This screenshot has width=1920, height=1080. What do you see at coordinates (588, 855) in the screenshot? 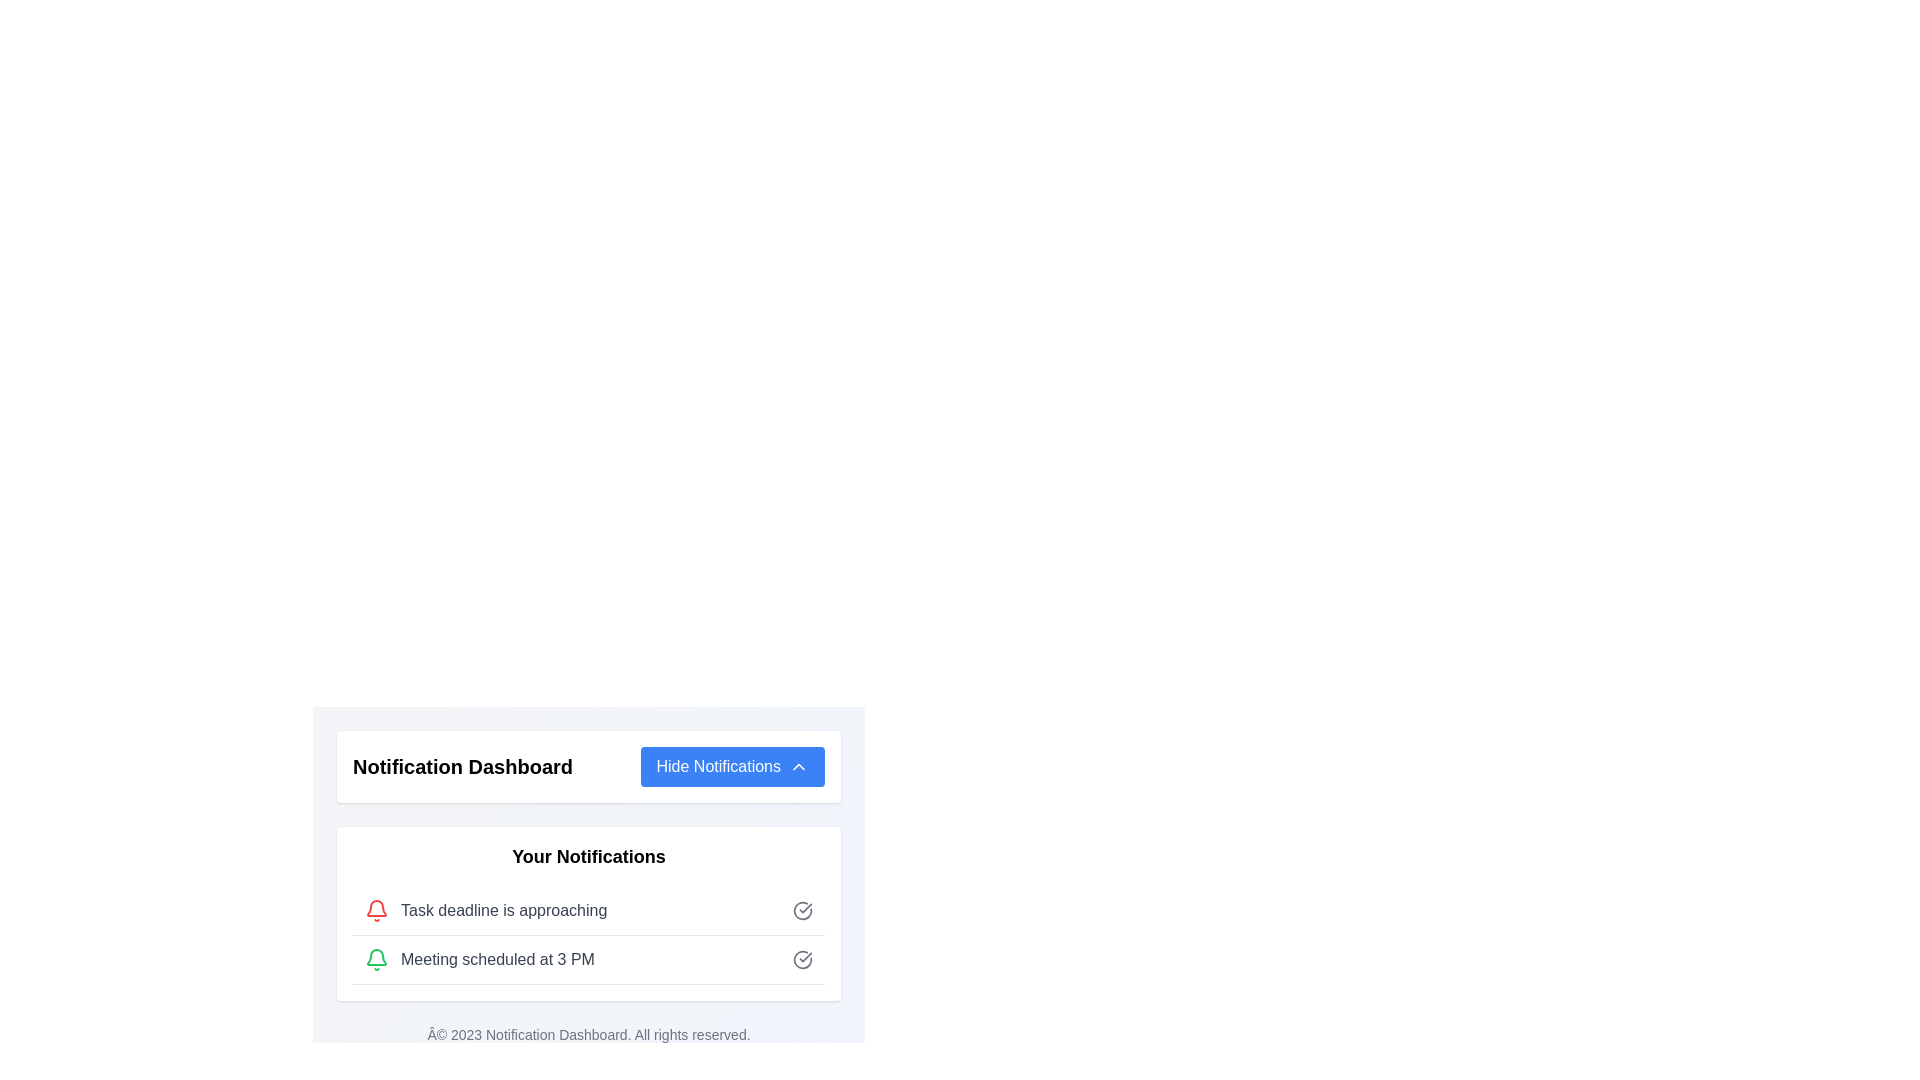
I see `the static text label reading 'Your Notifications', which is prominently displayed at the top of the notification section` at bounding box center [588, 855].